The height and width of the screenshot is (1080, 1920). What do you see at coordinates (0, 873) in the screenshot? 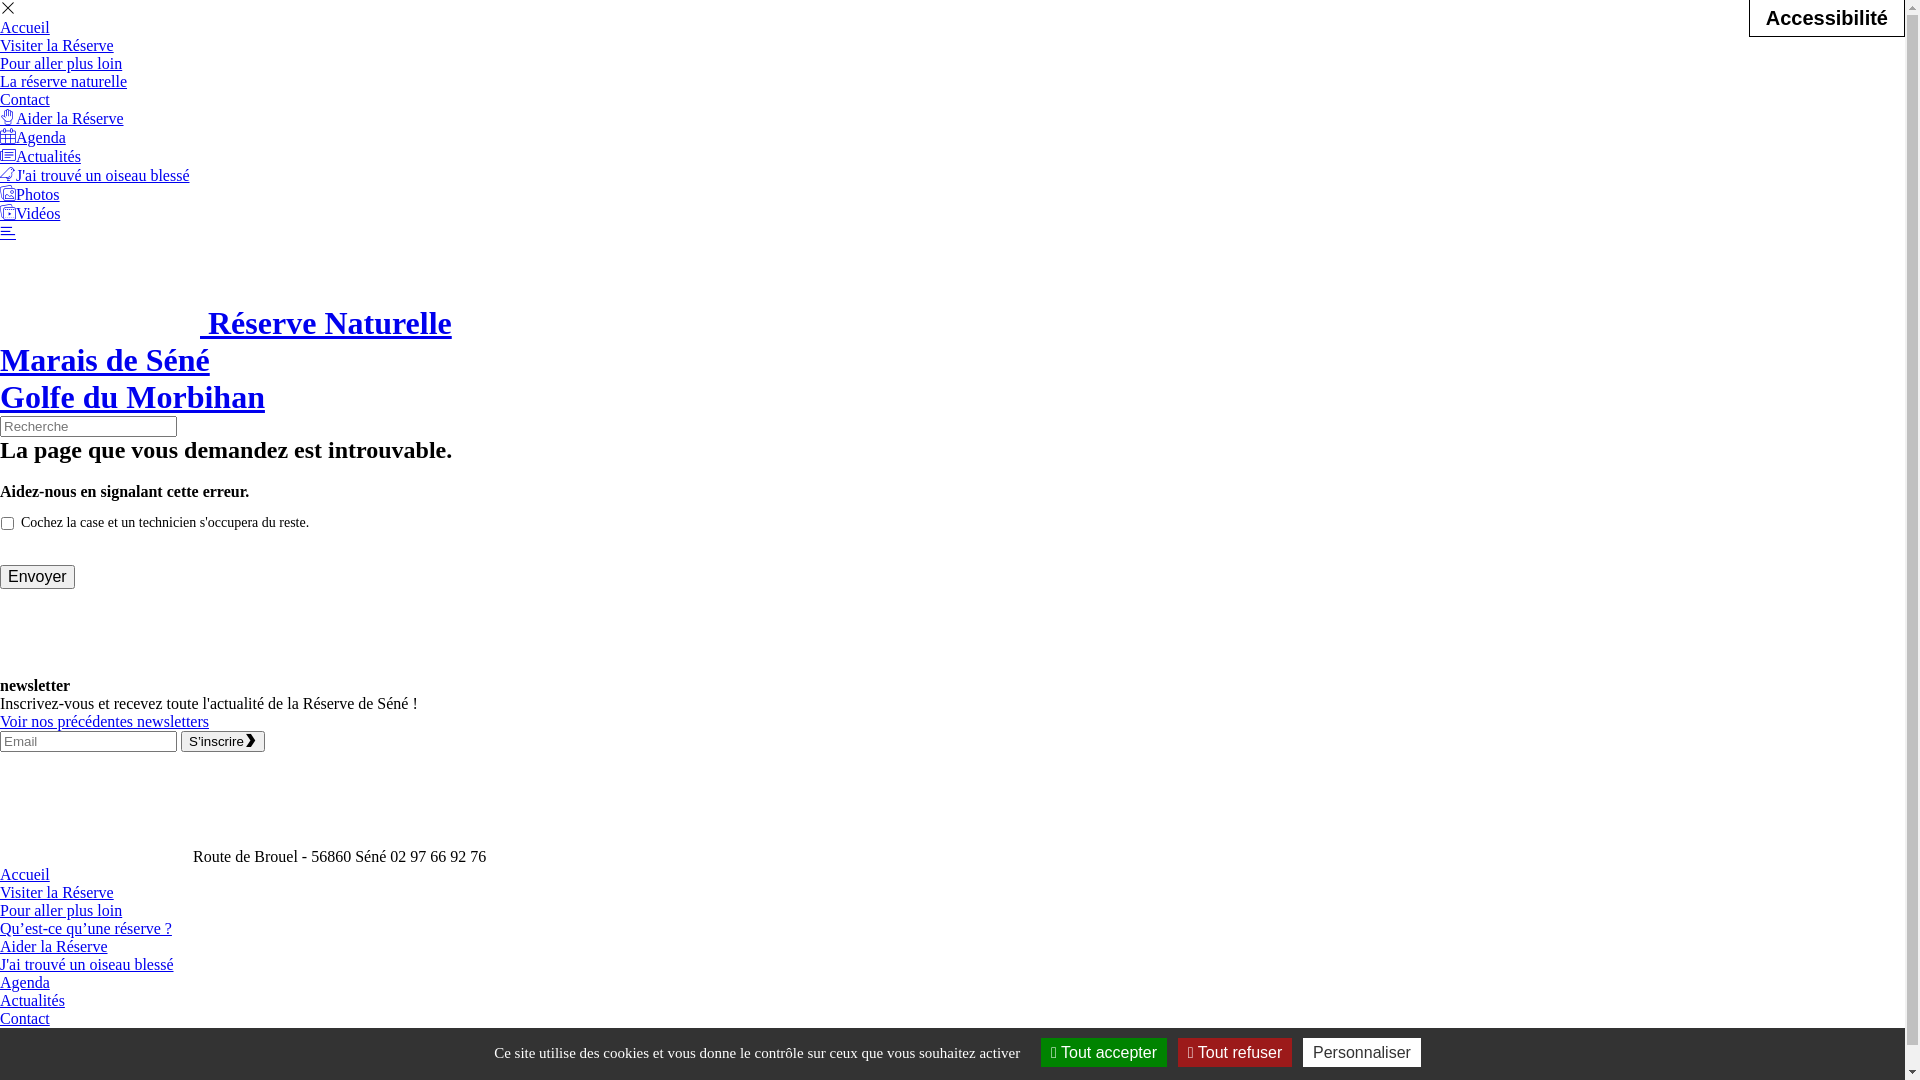
I see `'Accueil'` at bounding box center [0, 873].